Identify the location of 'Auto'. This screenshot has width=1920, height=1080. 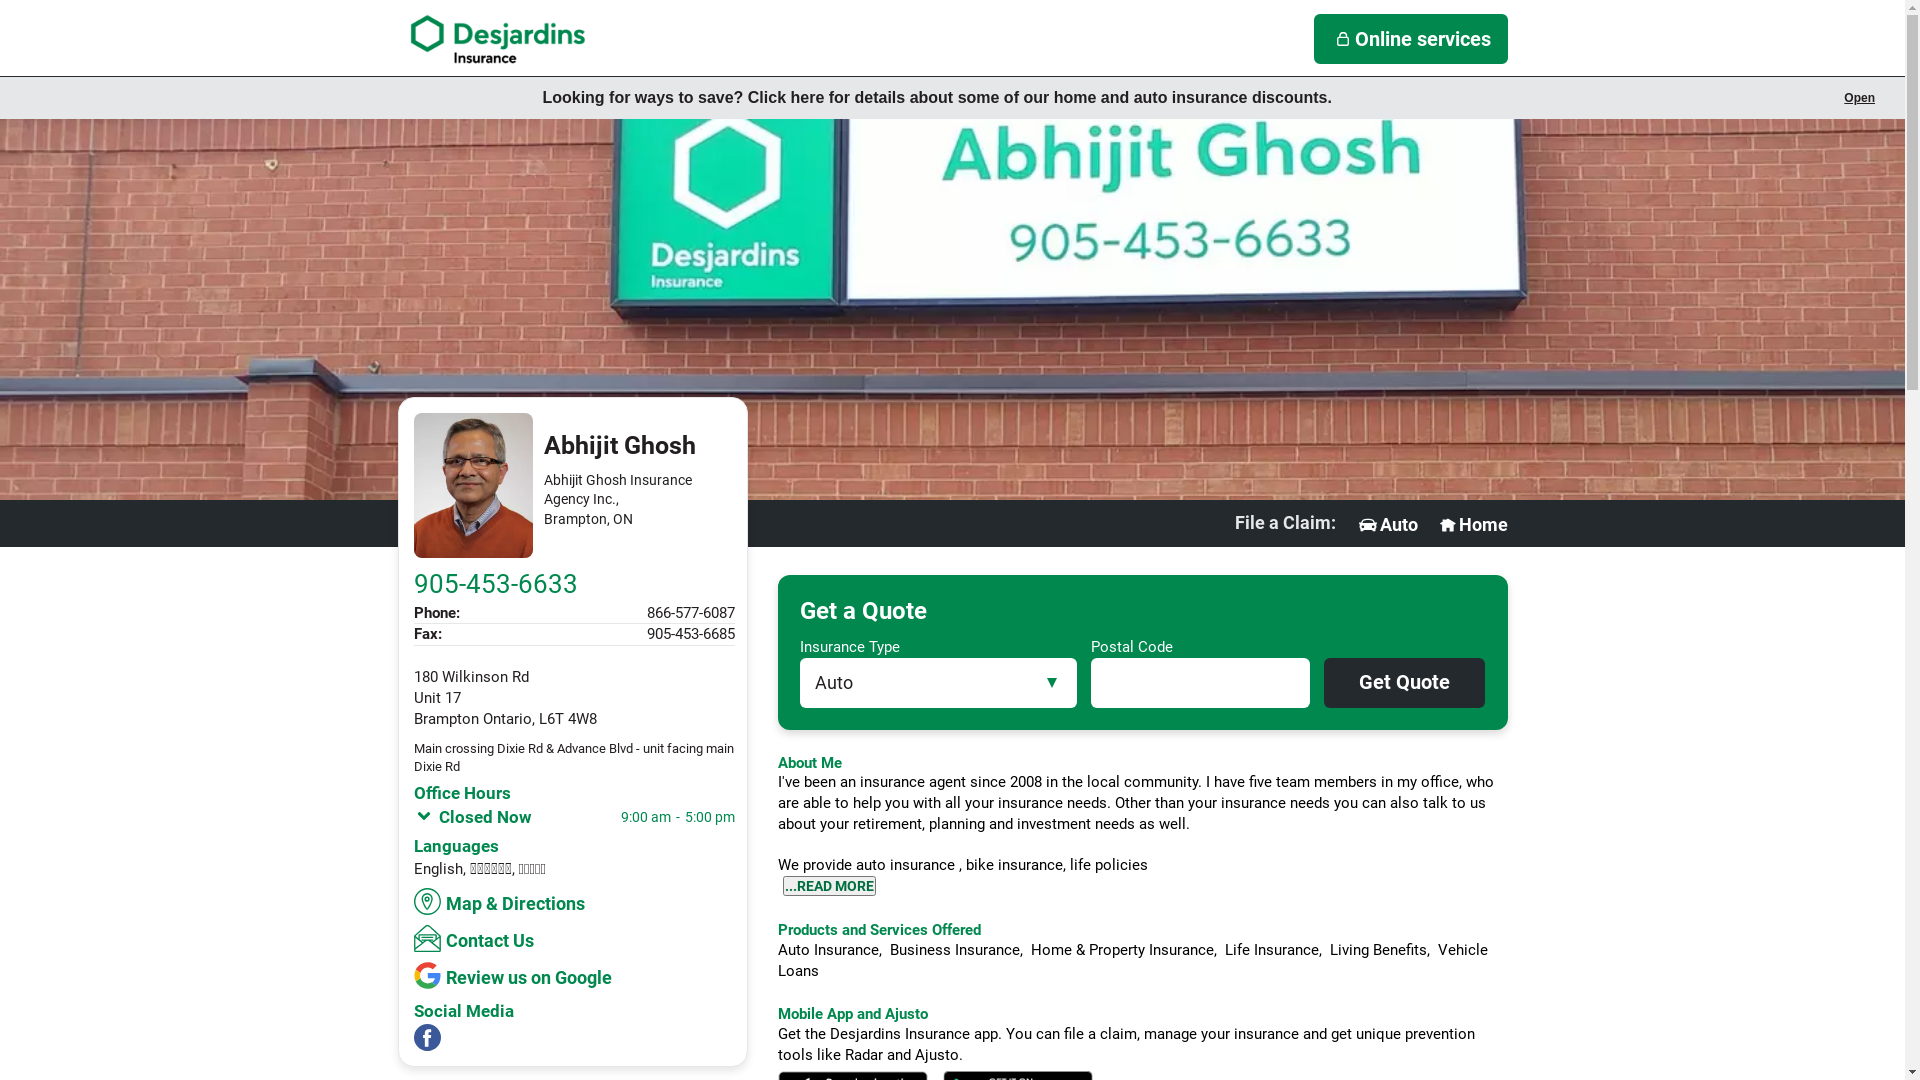
(1386, 523).